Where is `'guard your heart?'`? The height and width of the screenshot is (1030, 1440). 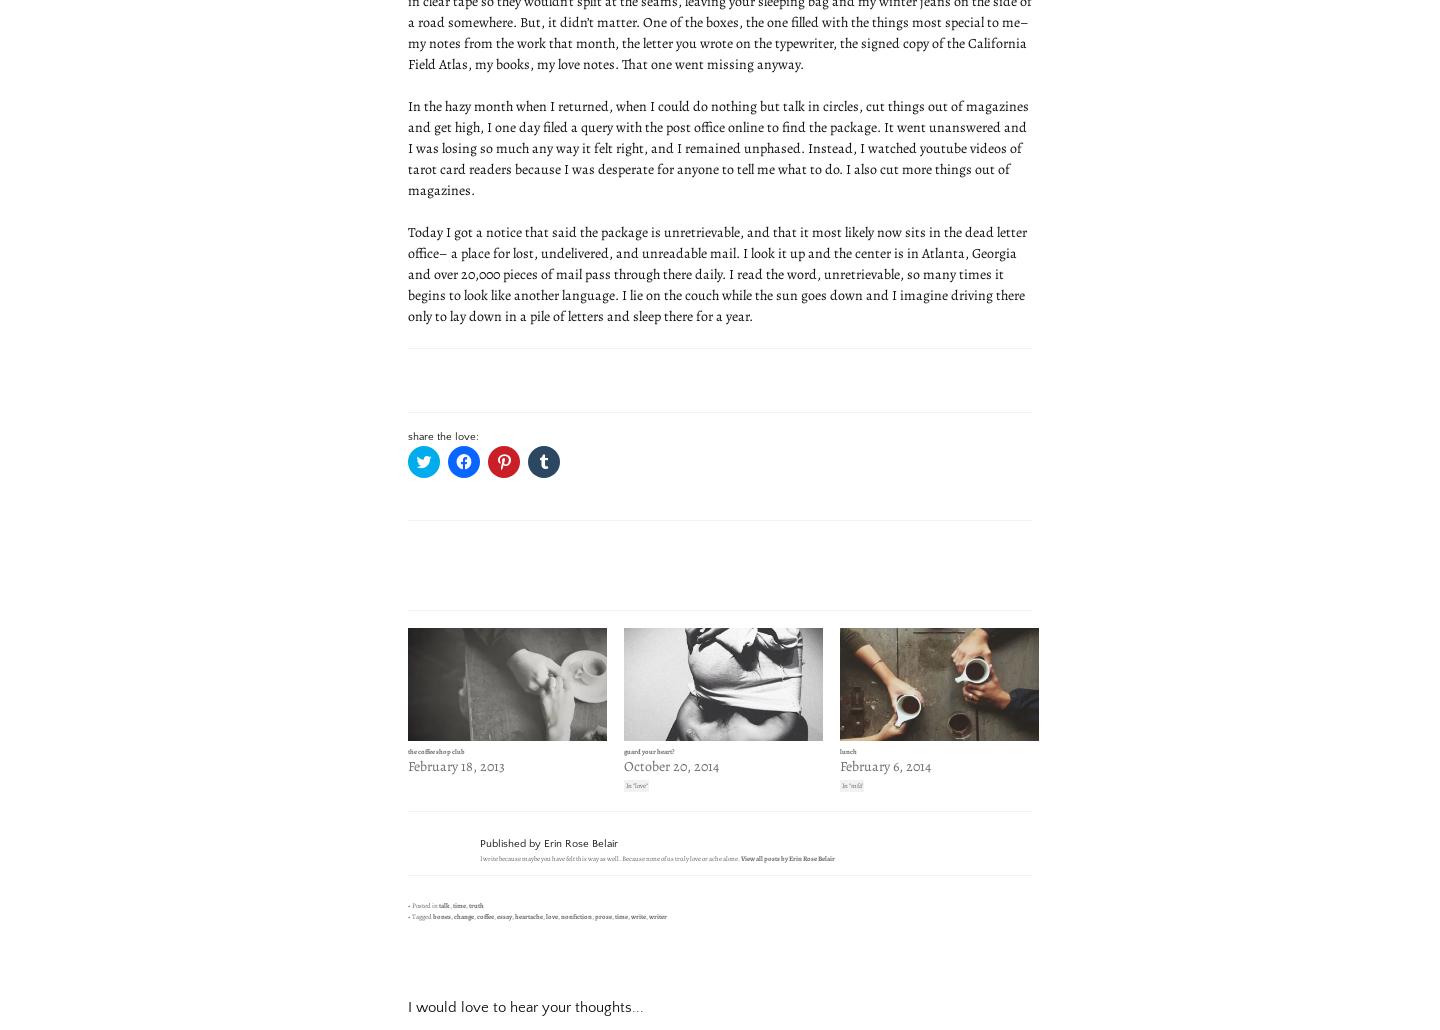
'guard your heart?' is located at coordinates (622, 750).